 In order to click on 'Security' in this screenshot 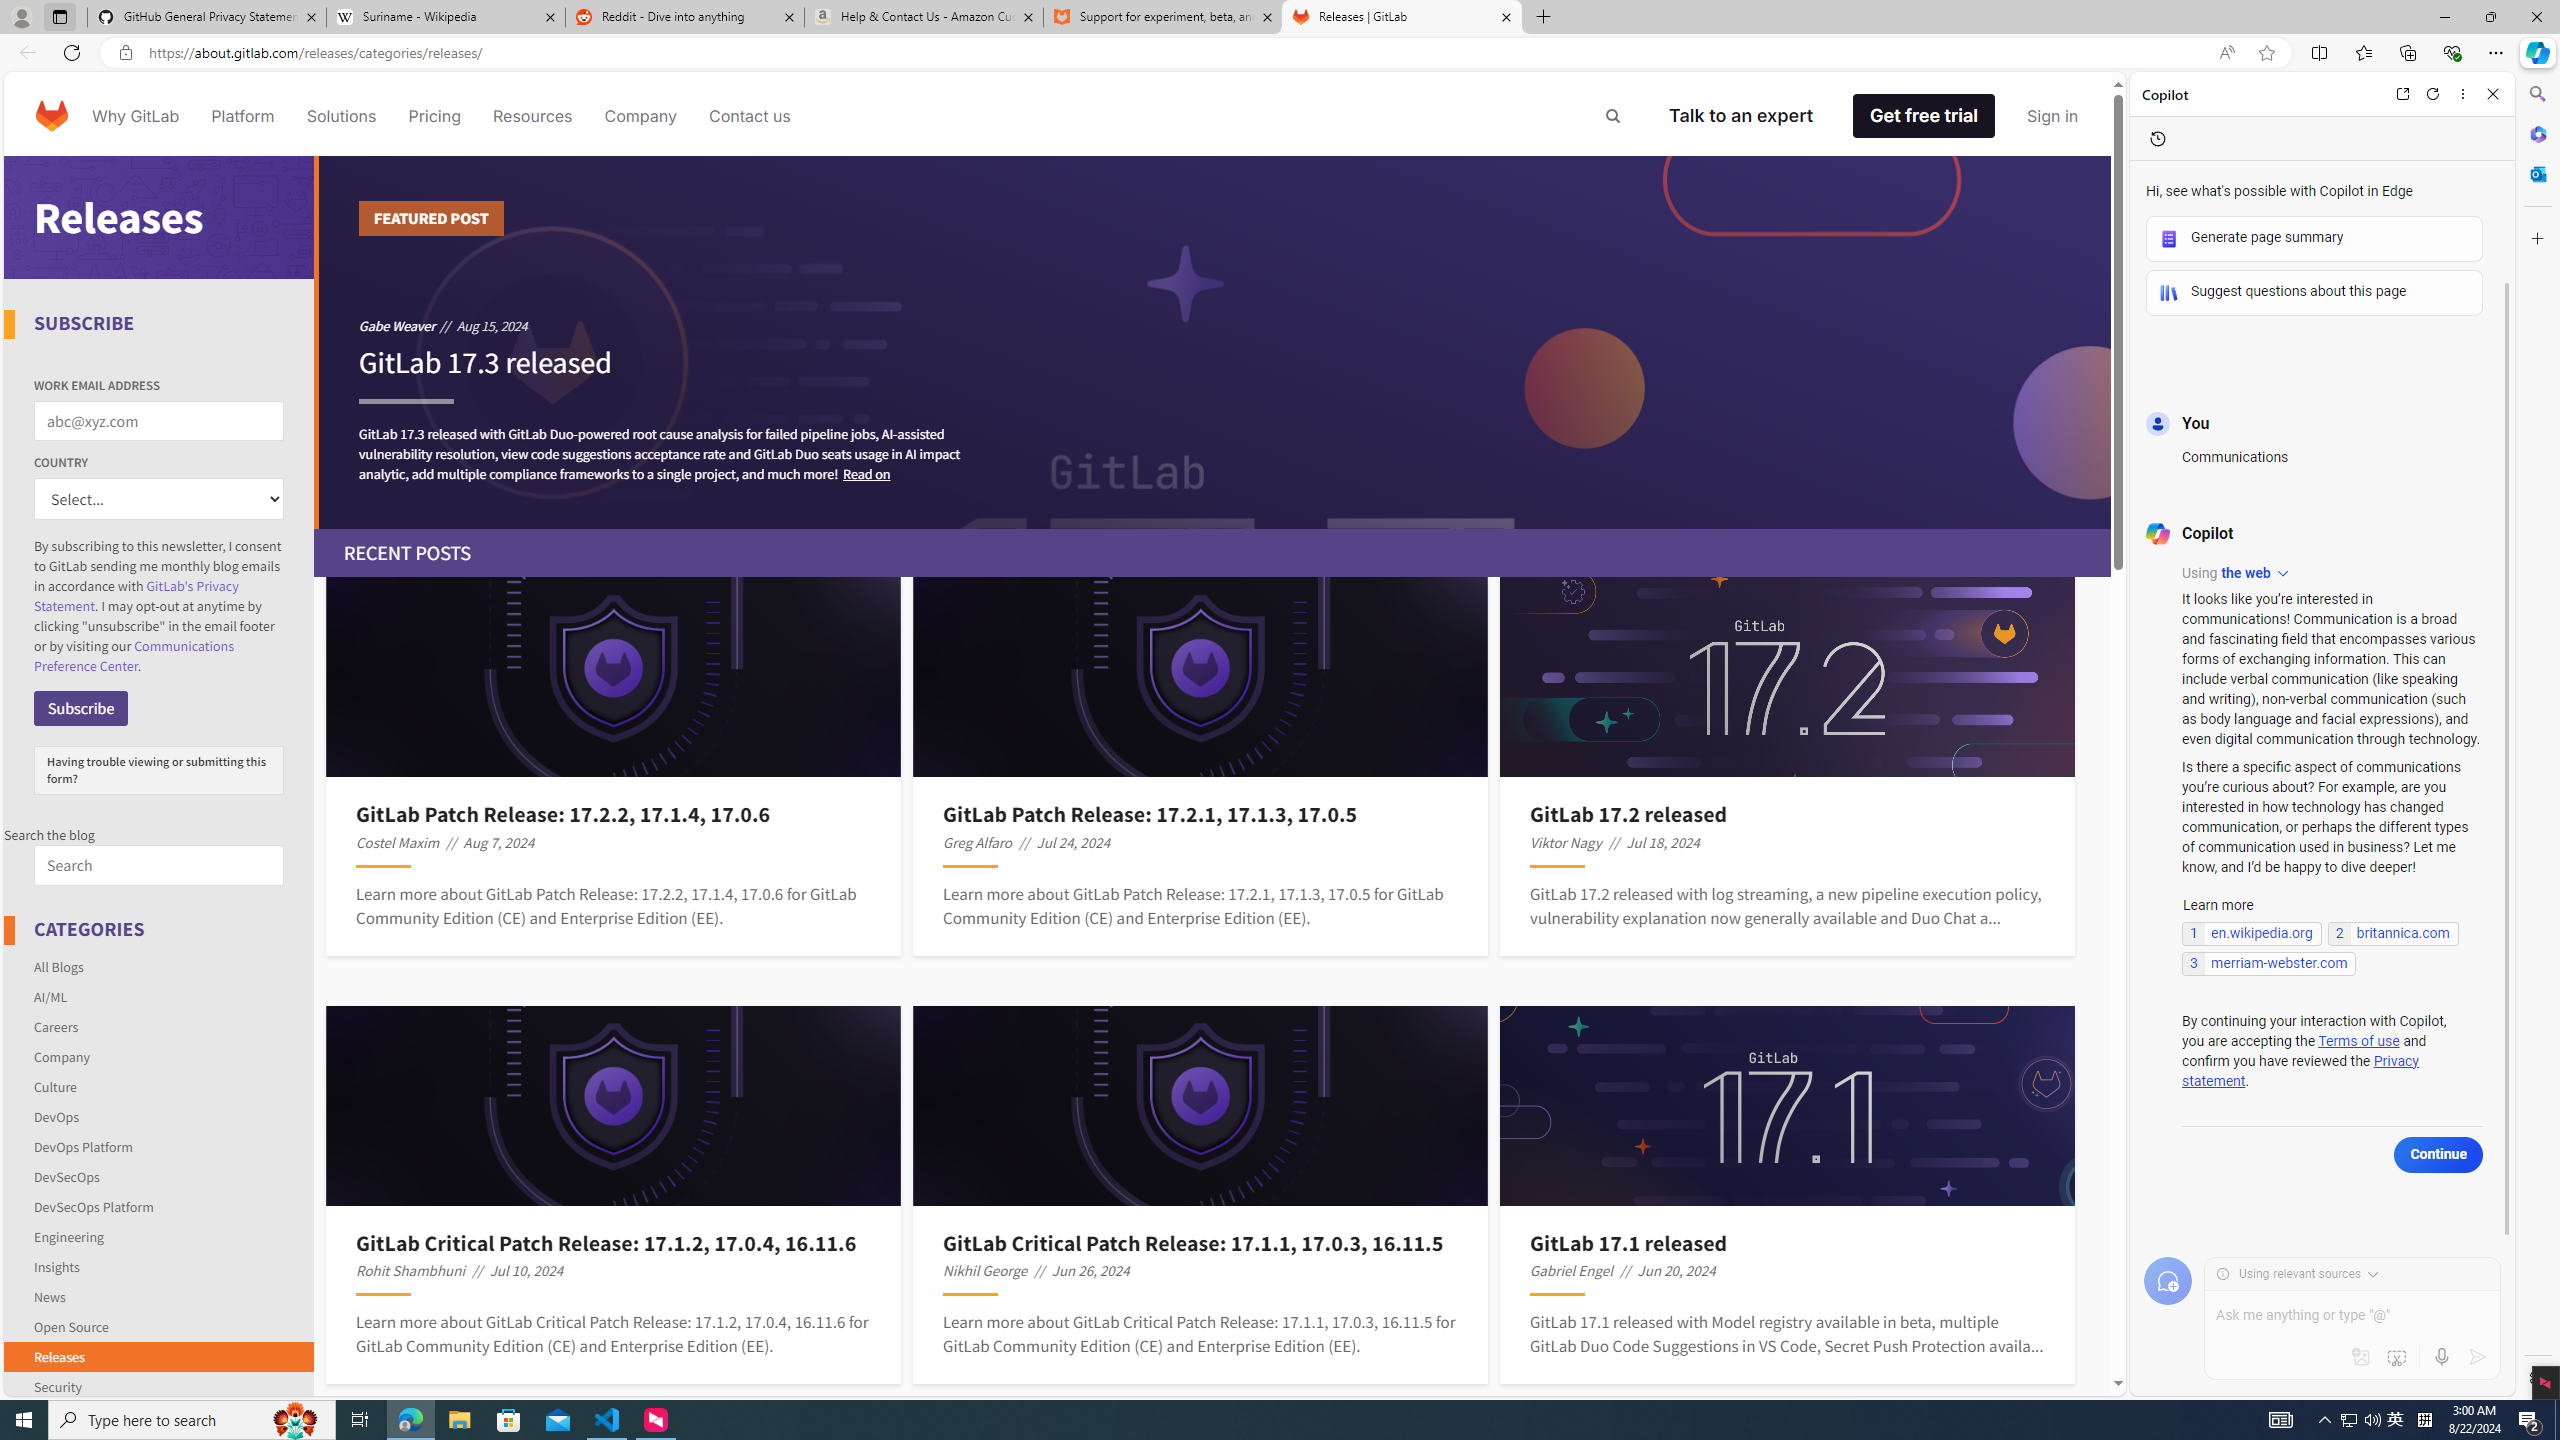, I will do `click(159, 1382)`.